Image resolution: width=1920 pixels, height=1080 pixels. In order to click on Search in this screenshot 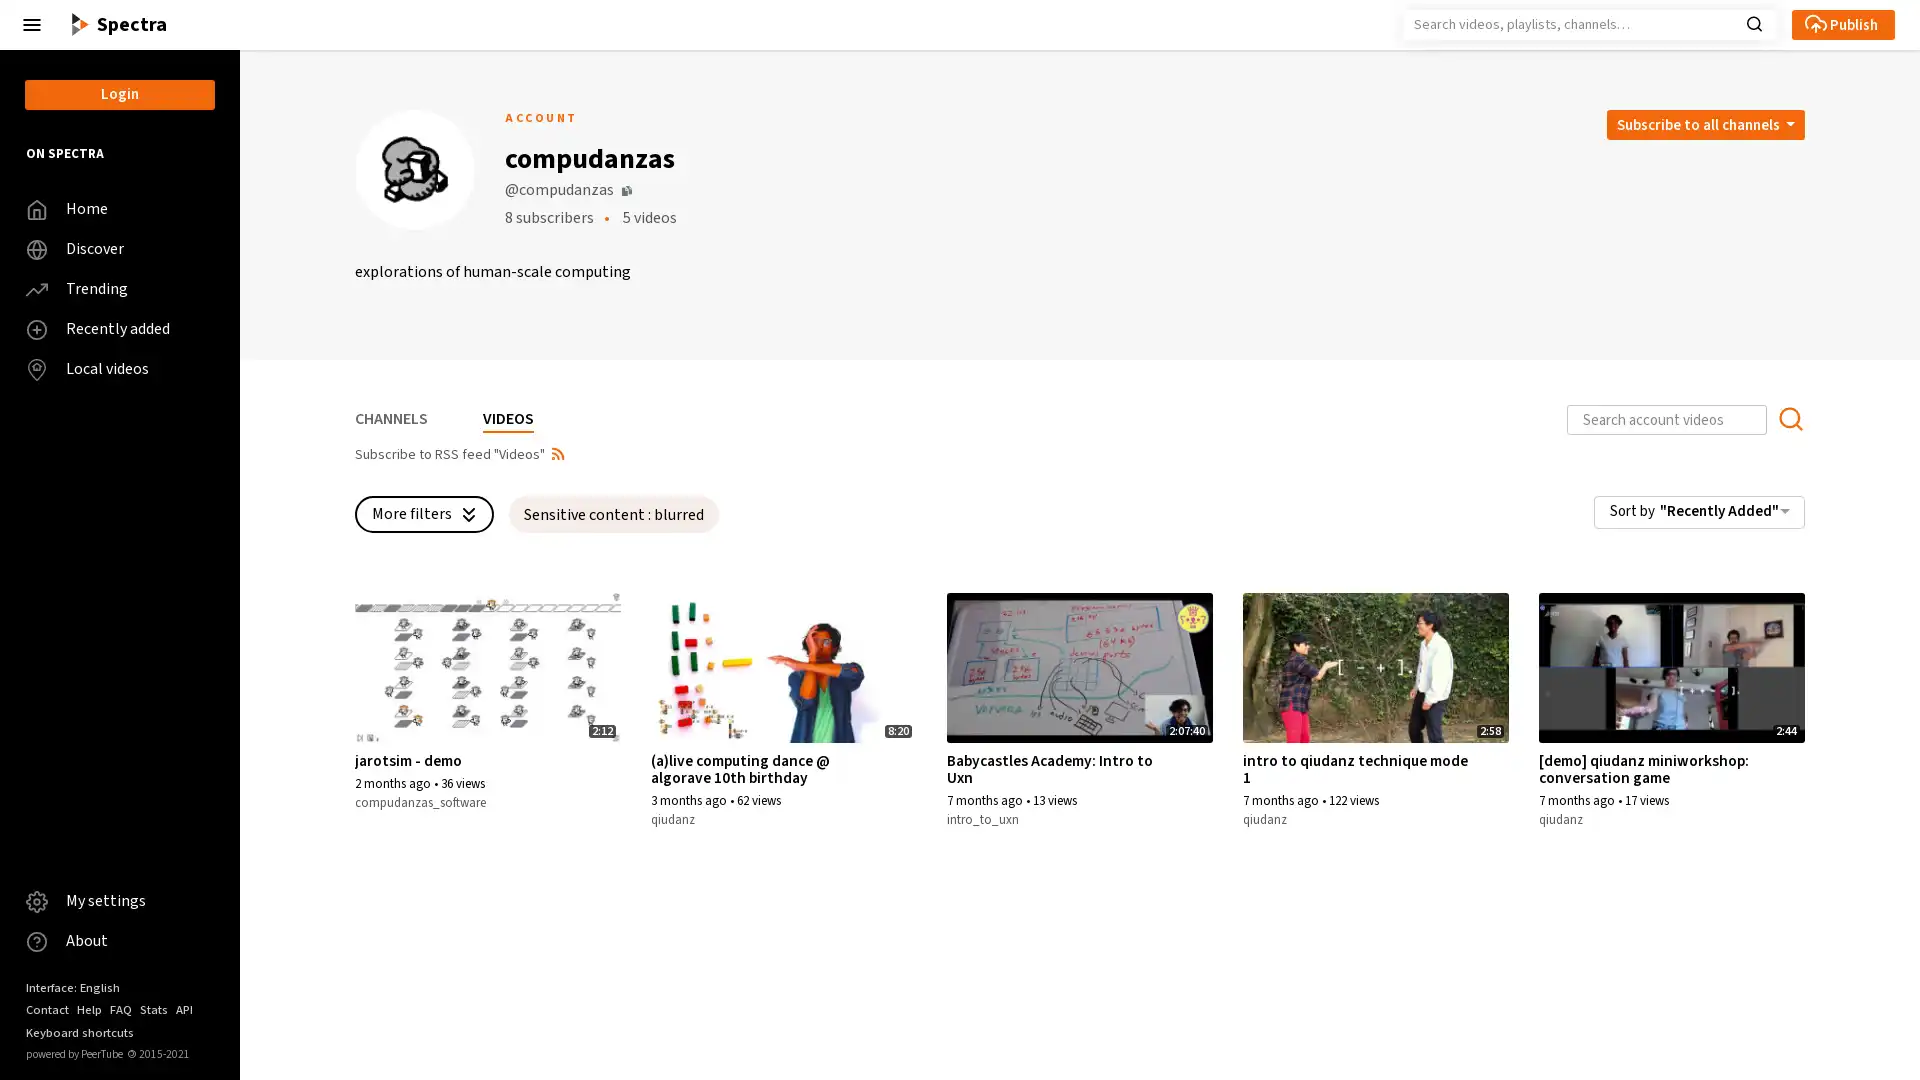, I will do `click(1790, 418)`.